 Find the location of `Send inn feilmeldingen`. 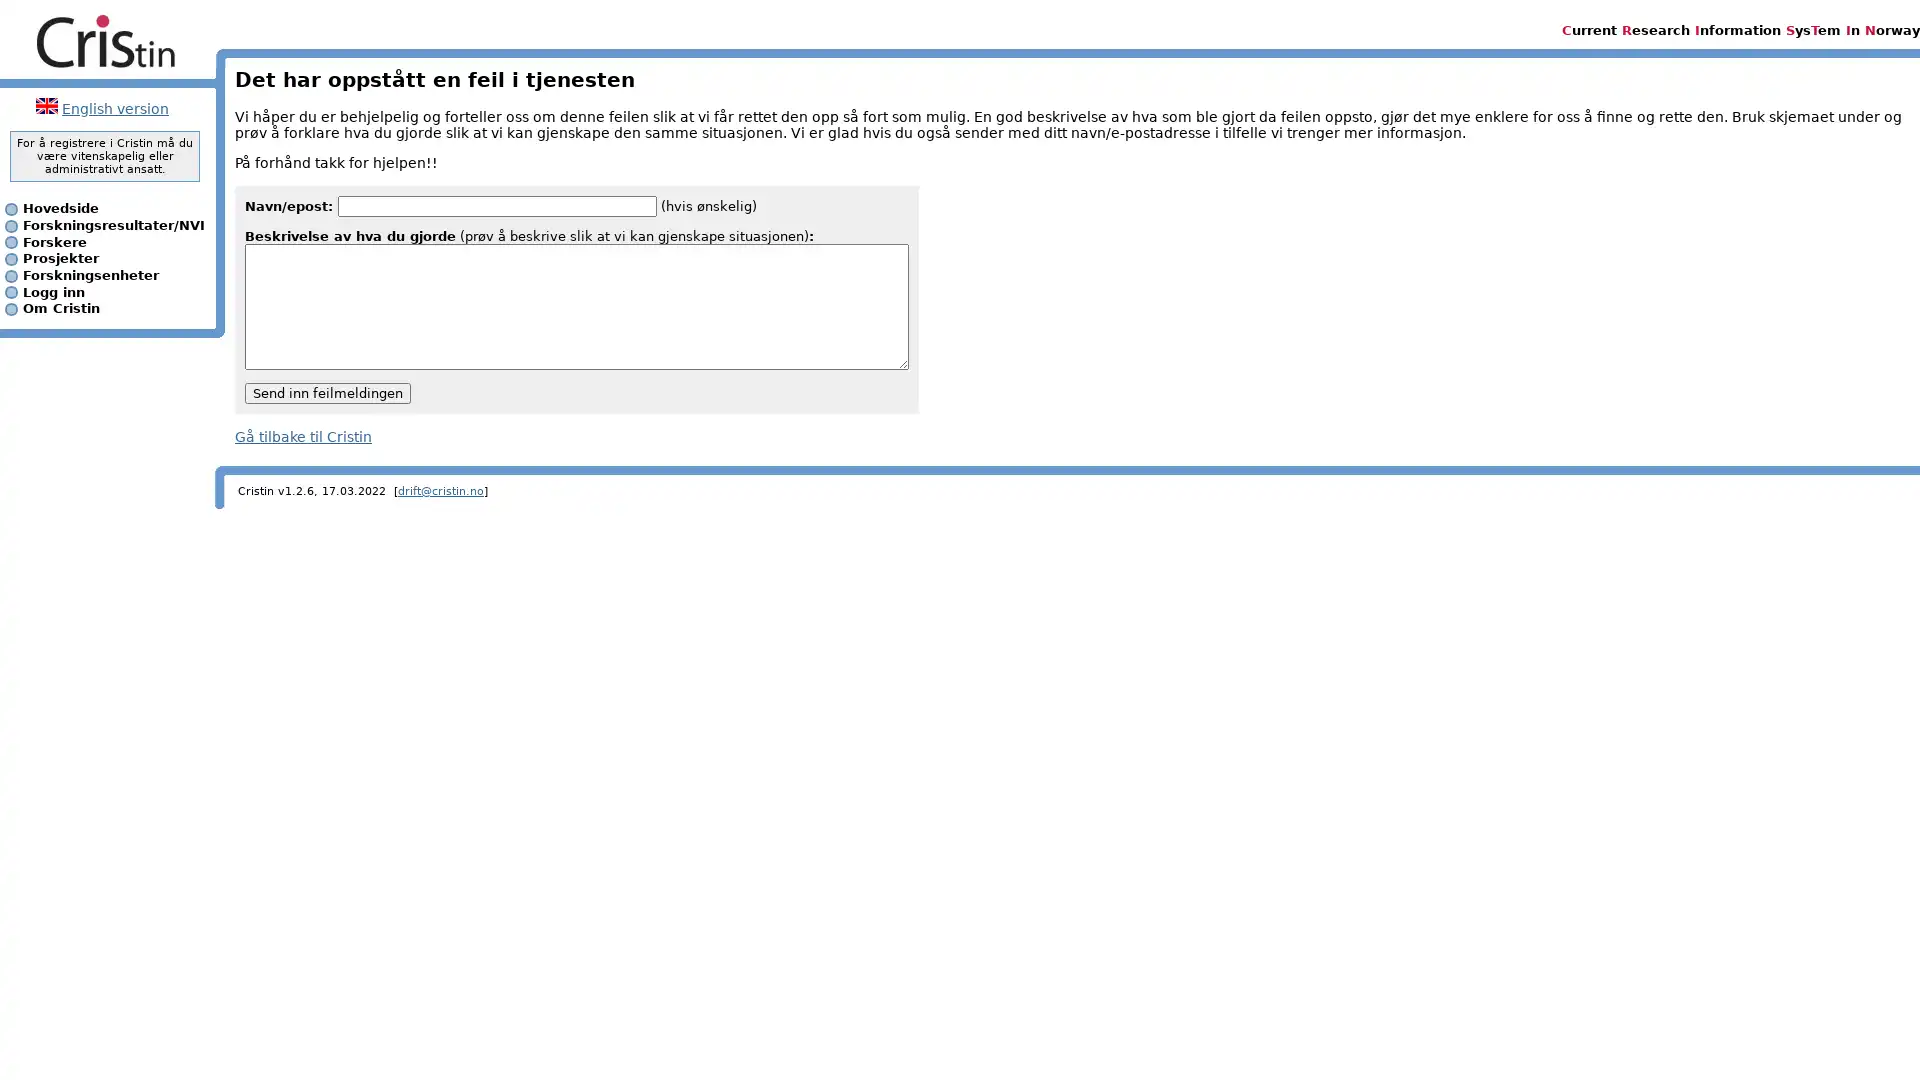

Send inn feilmeldingen is located at coordinates (327, 393).